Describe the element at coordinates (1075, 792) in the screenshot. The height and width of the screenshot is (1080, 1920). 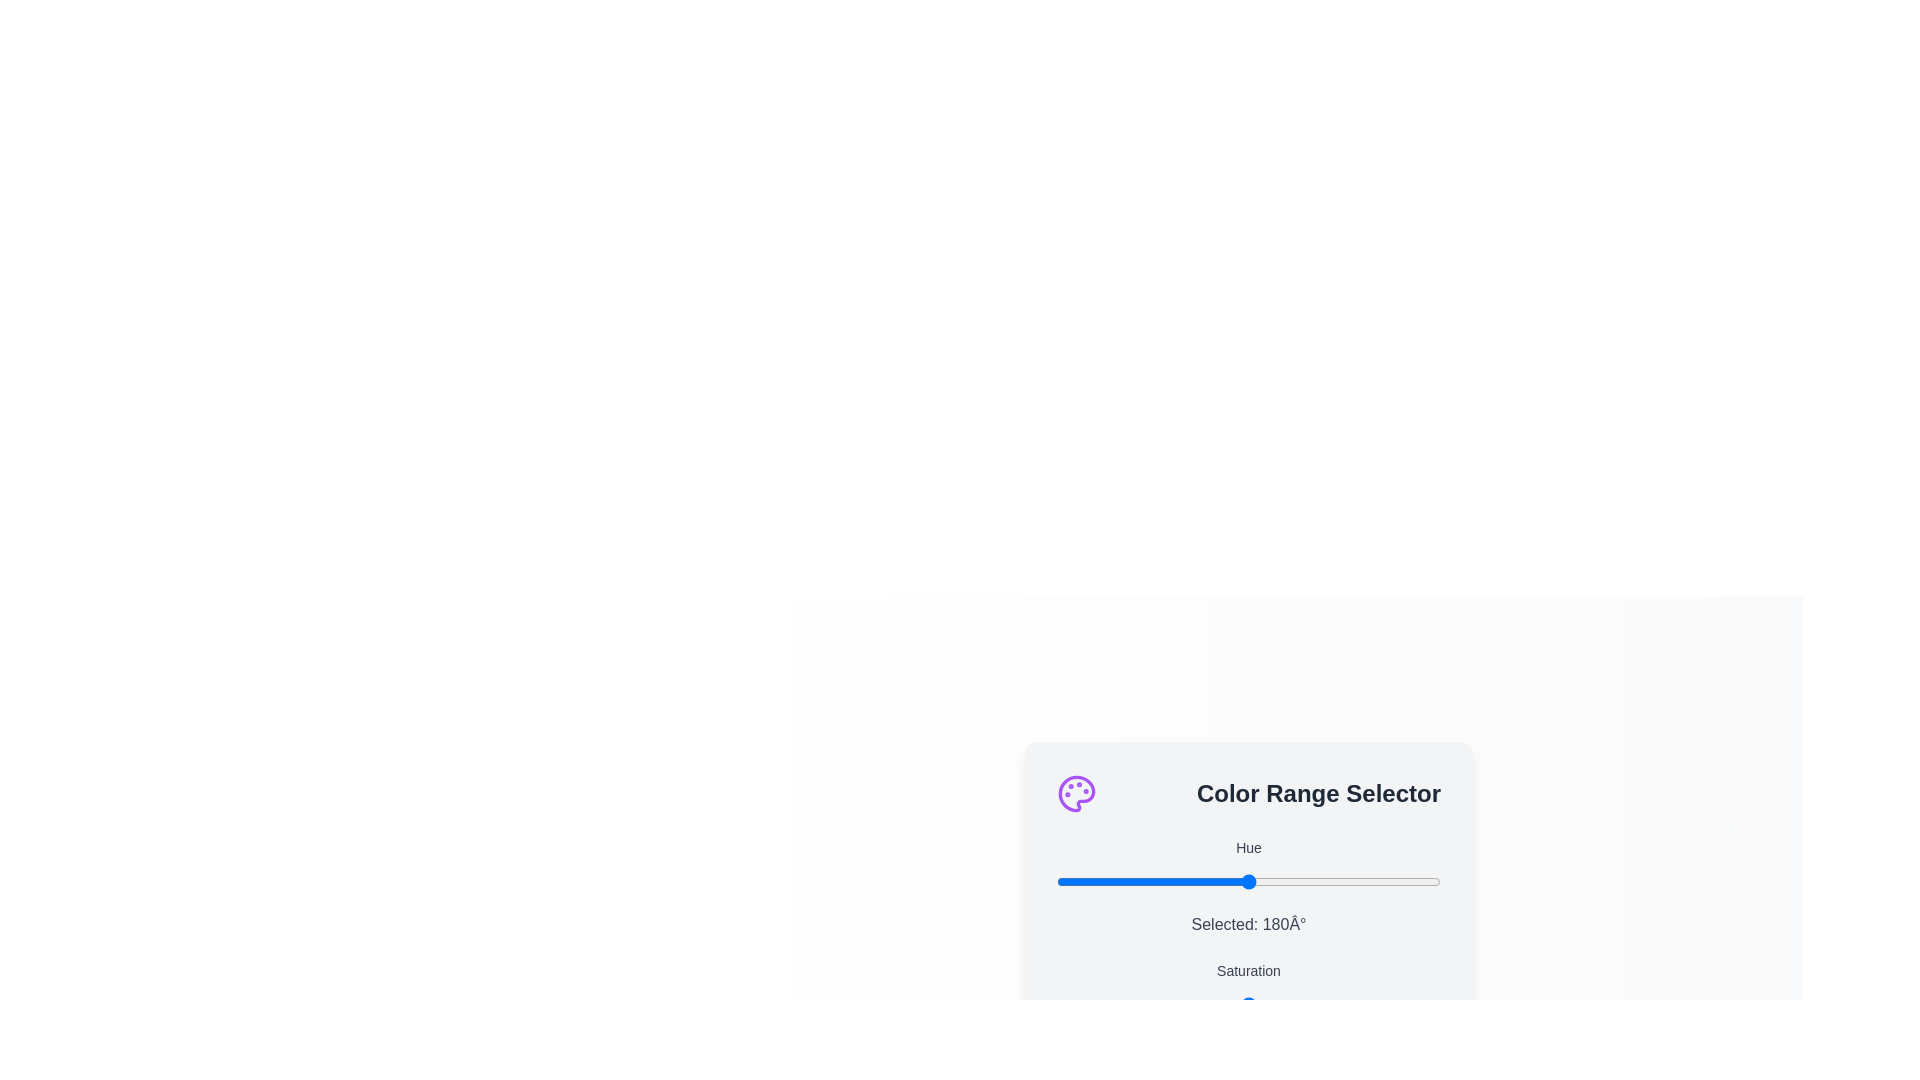
I see `the purple painter's palette icon located at the top-left corner of the 'Color Range Selector' section, which features circular paint spots and a handle area` at that location.